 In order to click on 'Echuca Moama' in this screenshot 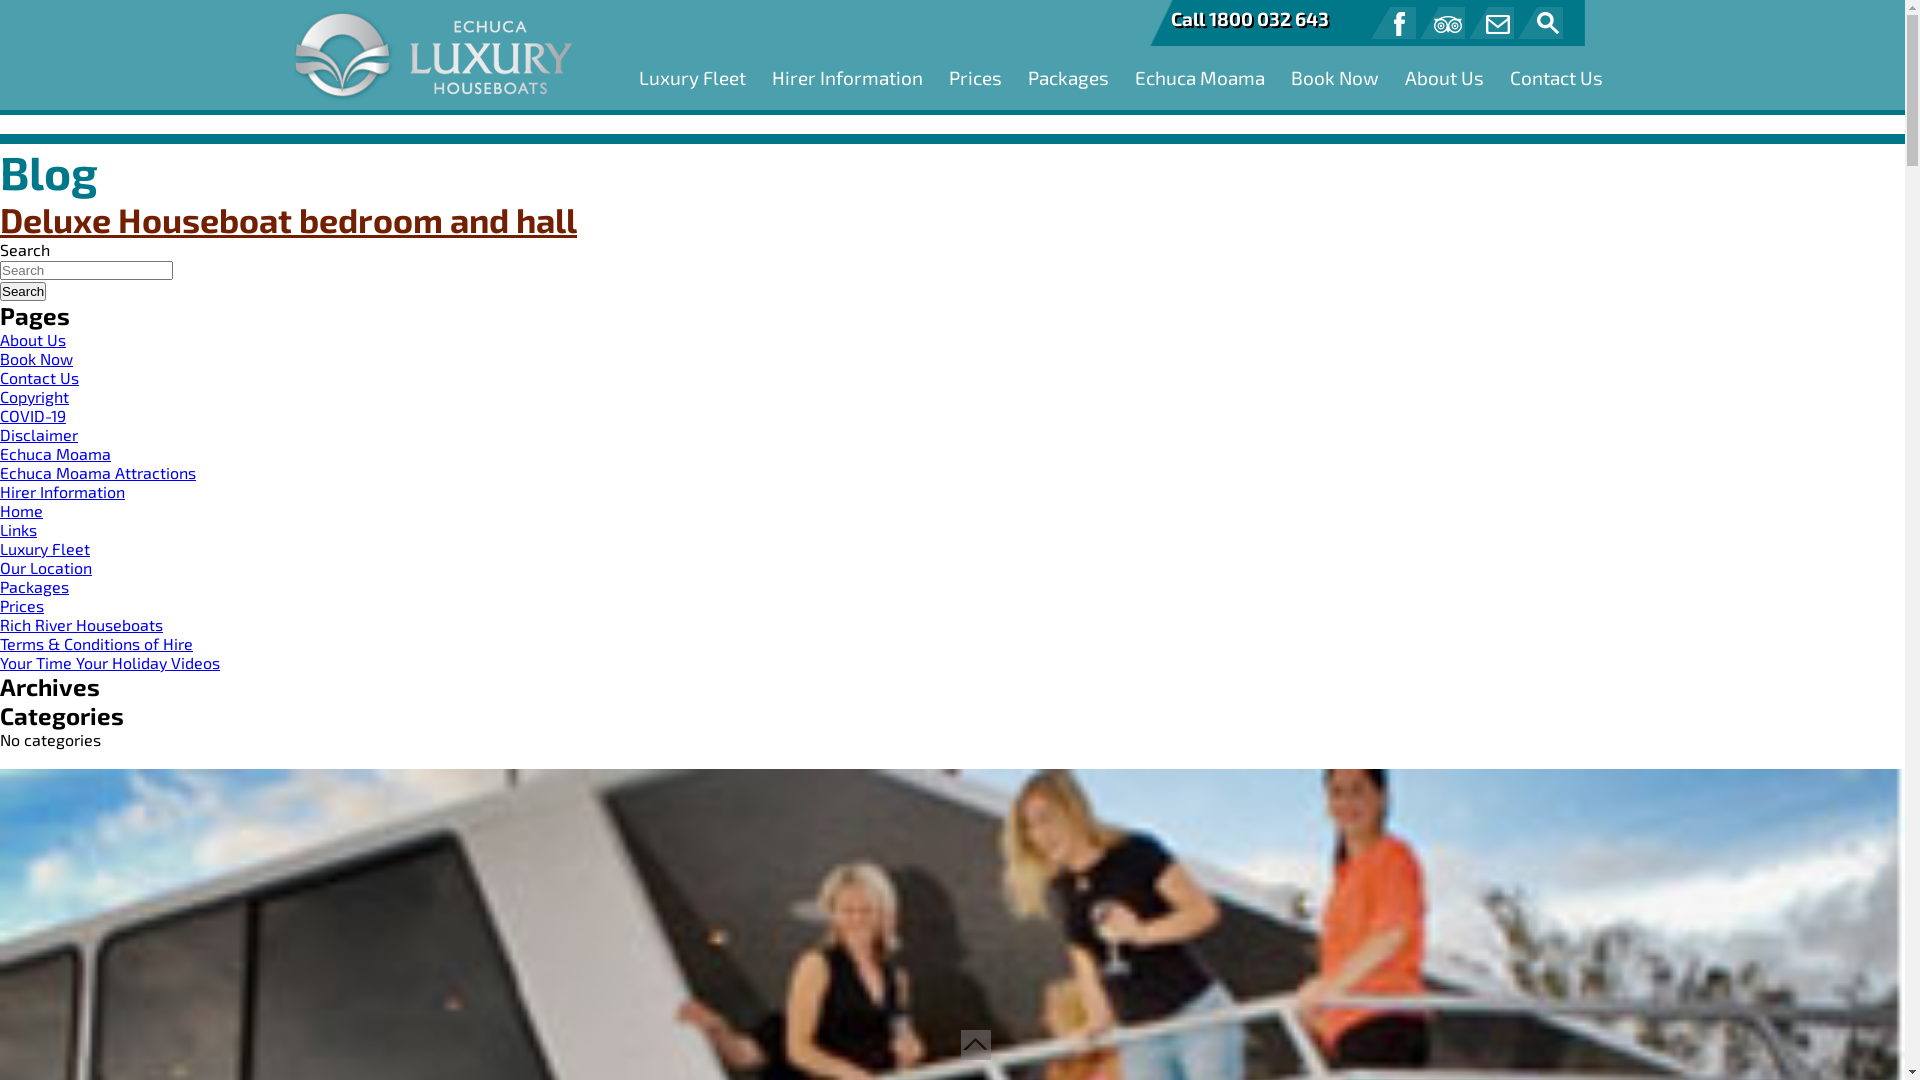, I will do `click(0, 453)`.